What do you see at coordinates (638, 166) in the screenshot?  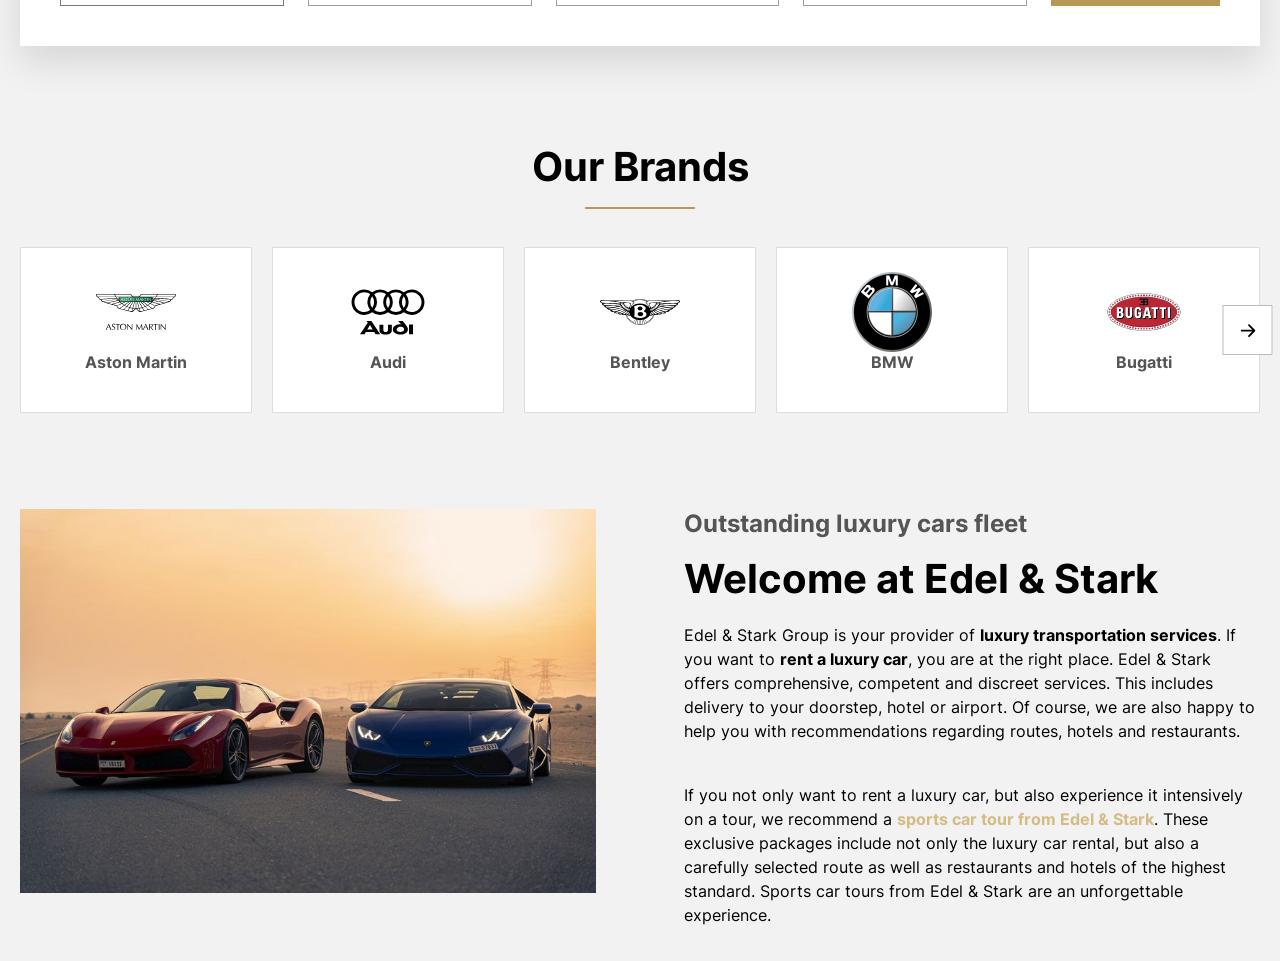 I see `'Our Brands'` at bounding box center [638, 166].